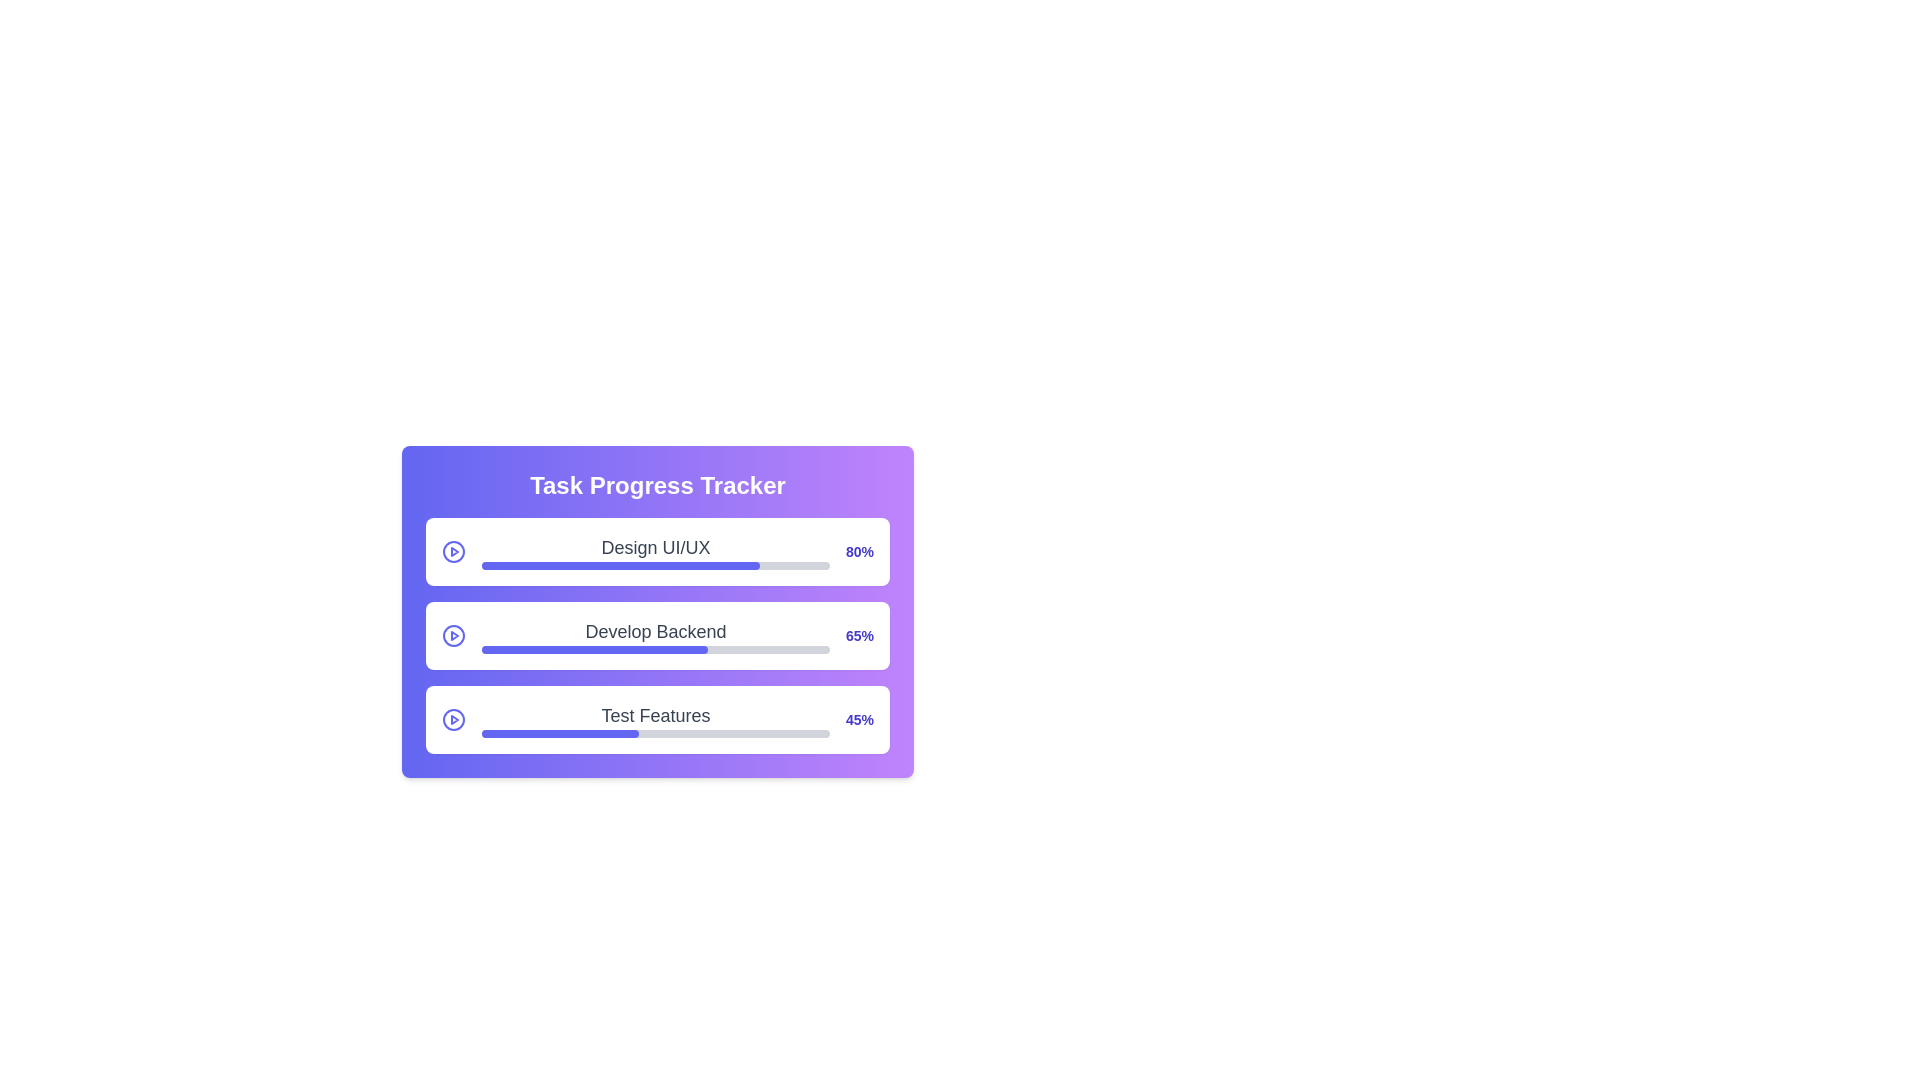 This screenshot has width=1920, height=1080. I want to click on text content of the Text Label displaying 'Design UI/UX', which is located at the top center of its card above the progress bar, so click(656, 551).